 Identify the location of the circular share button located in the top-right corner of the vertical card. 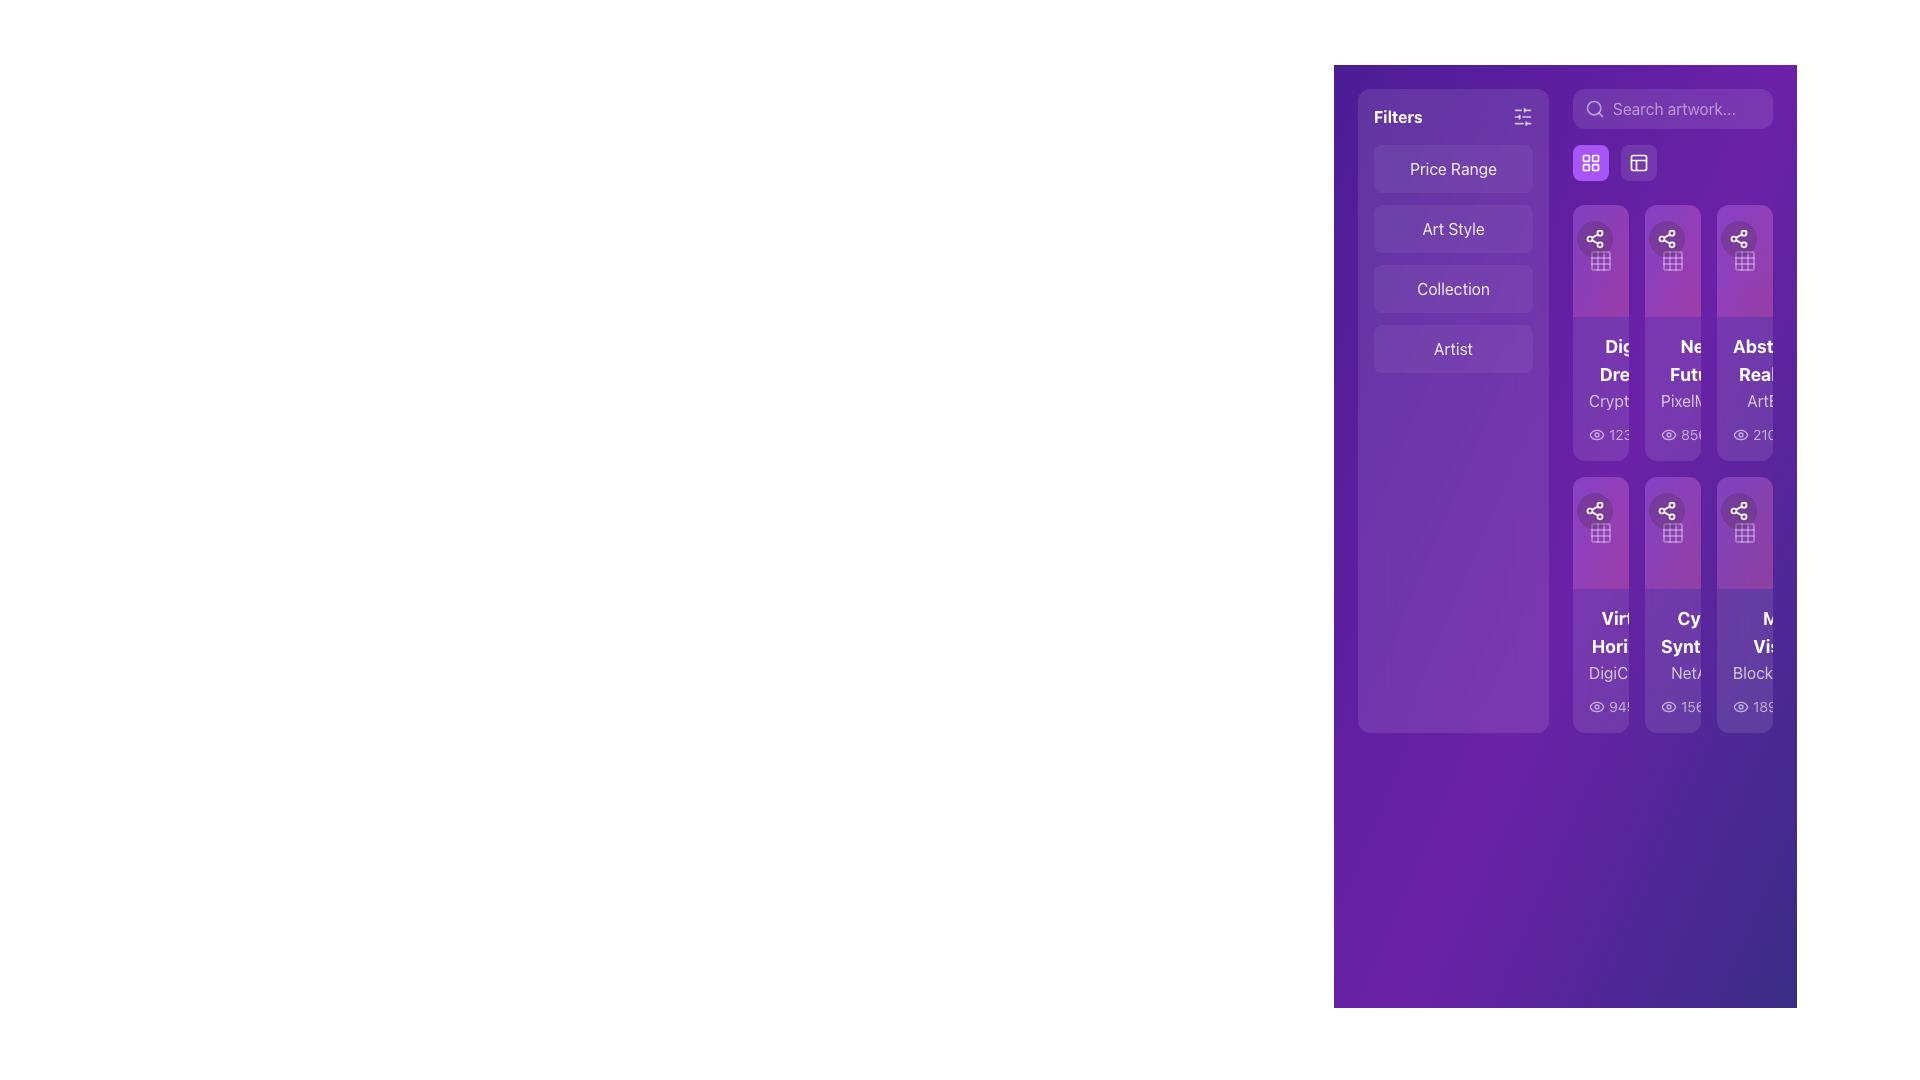
(1572, 238).